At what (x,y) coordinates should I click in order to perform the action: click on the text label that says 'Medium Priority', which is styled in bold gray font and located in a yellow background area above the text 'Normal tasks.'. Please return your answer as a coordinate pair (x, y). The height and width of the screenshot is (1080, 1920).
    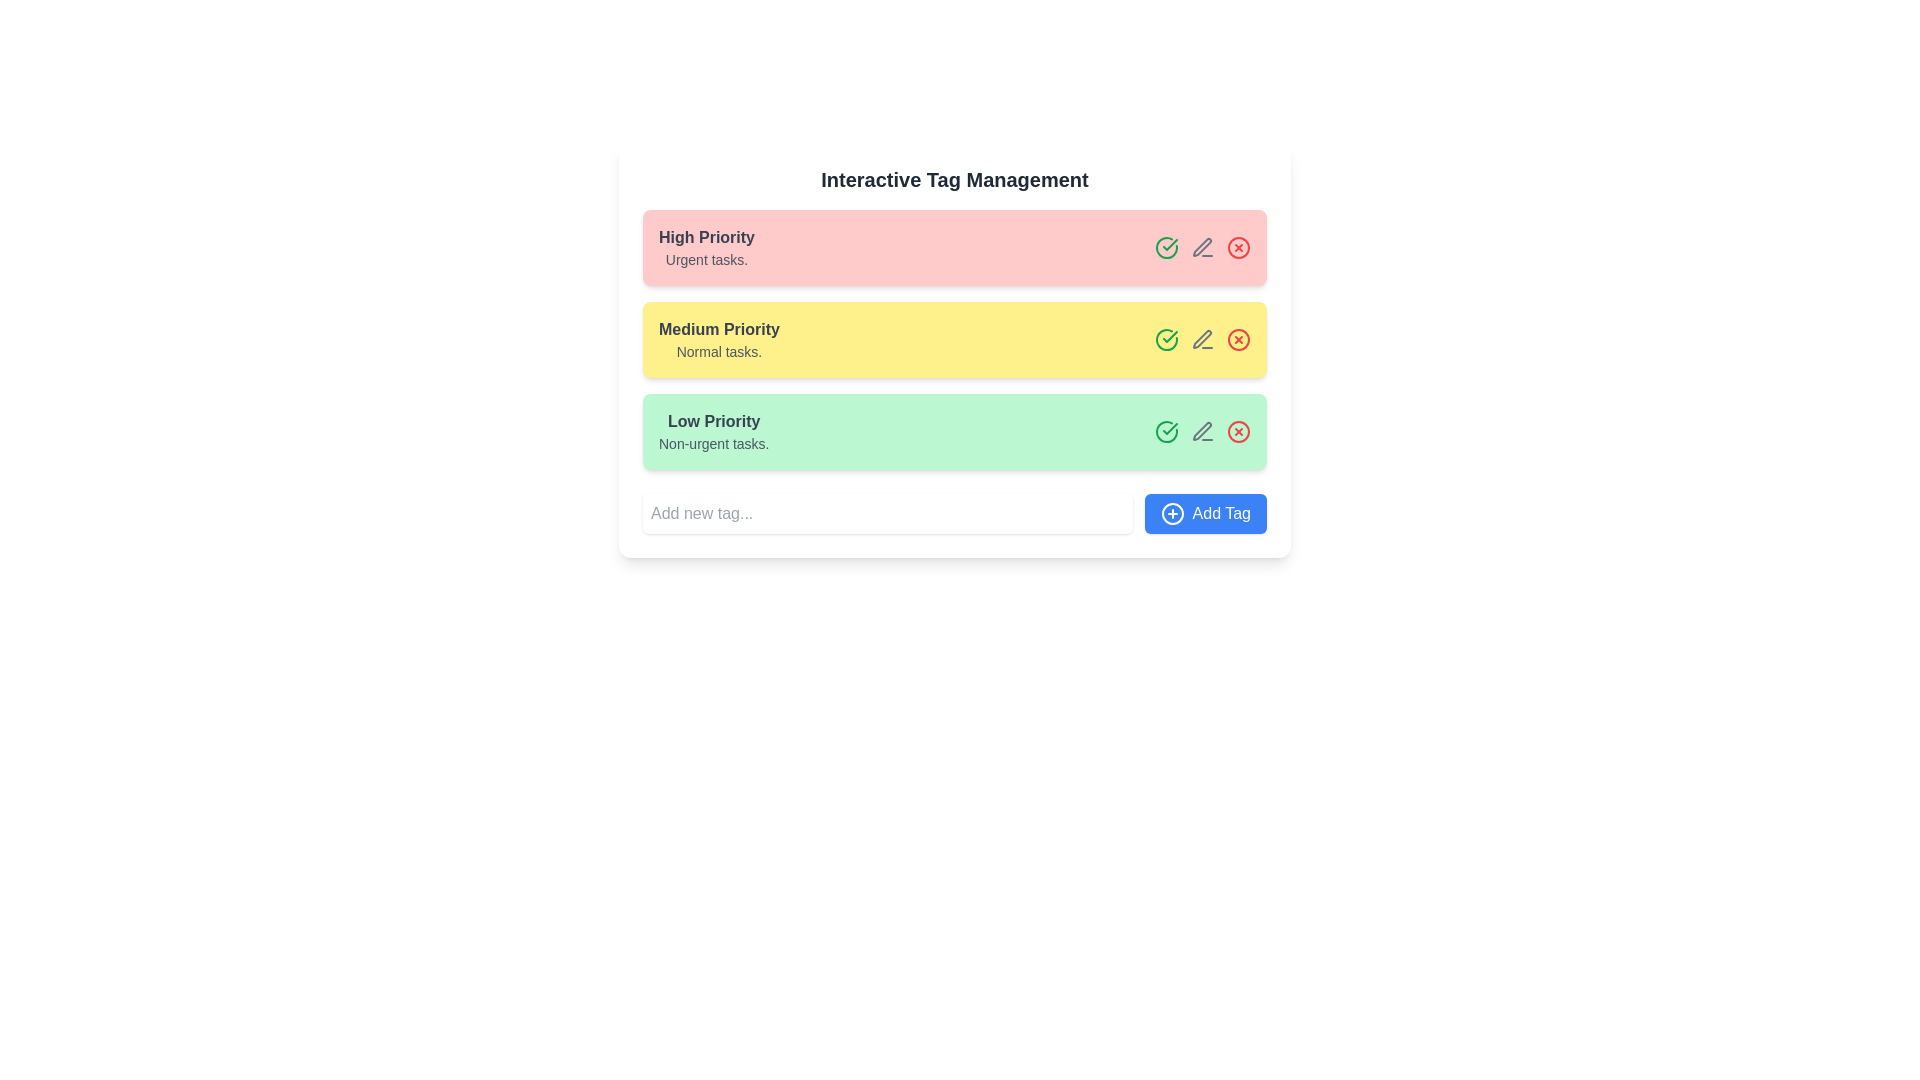
    Looking at the image, I should click on (719, 329).